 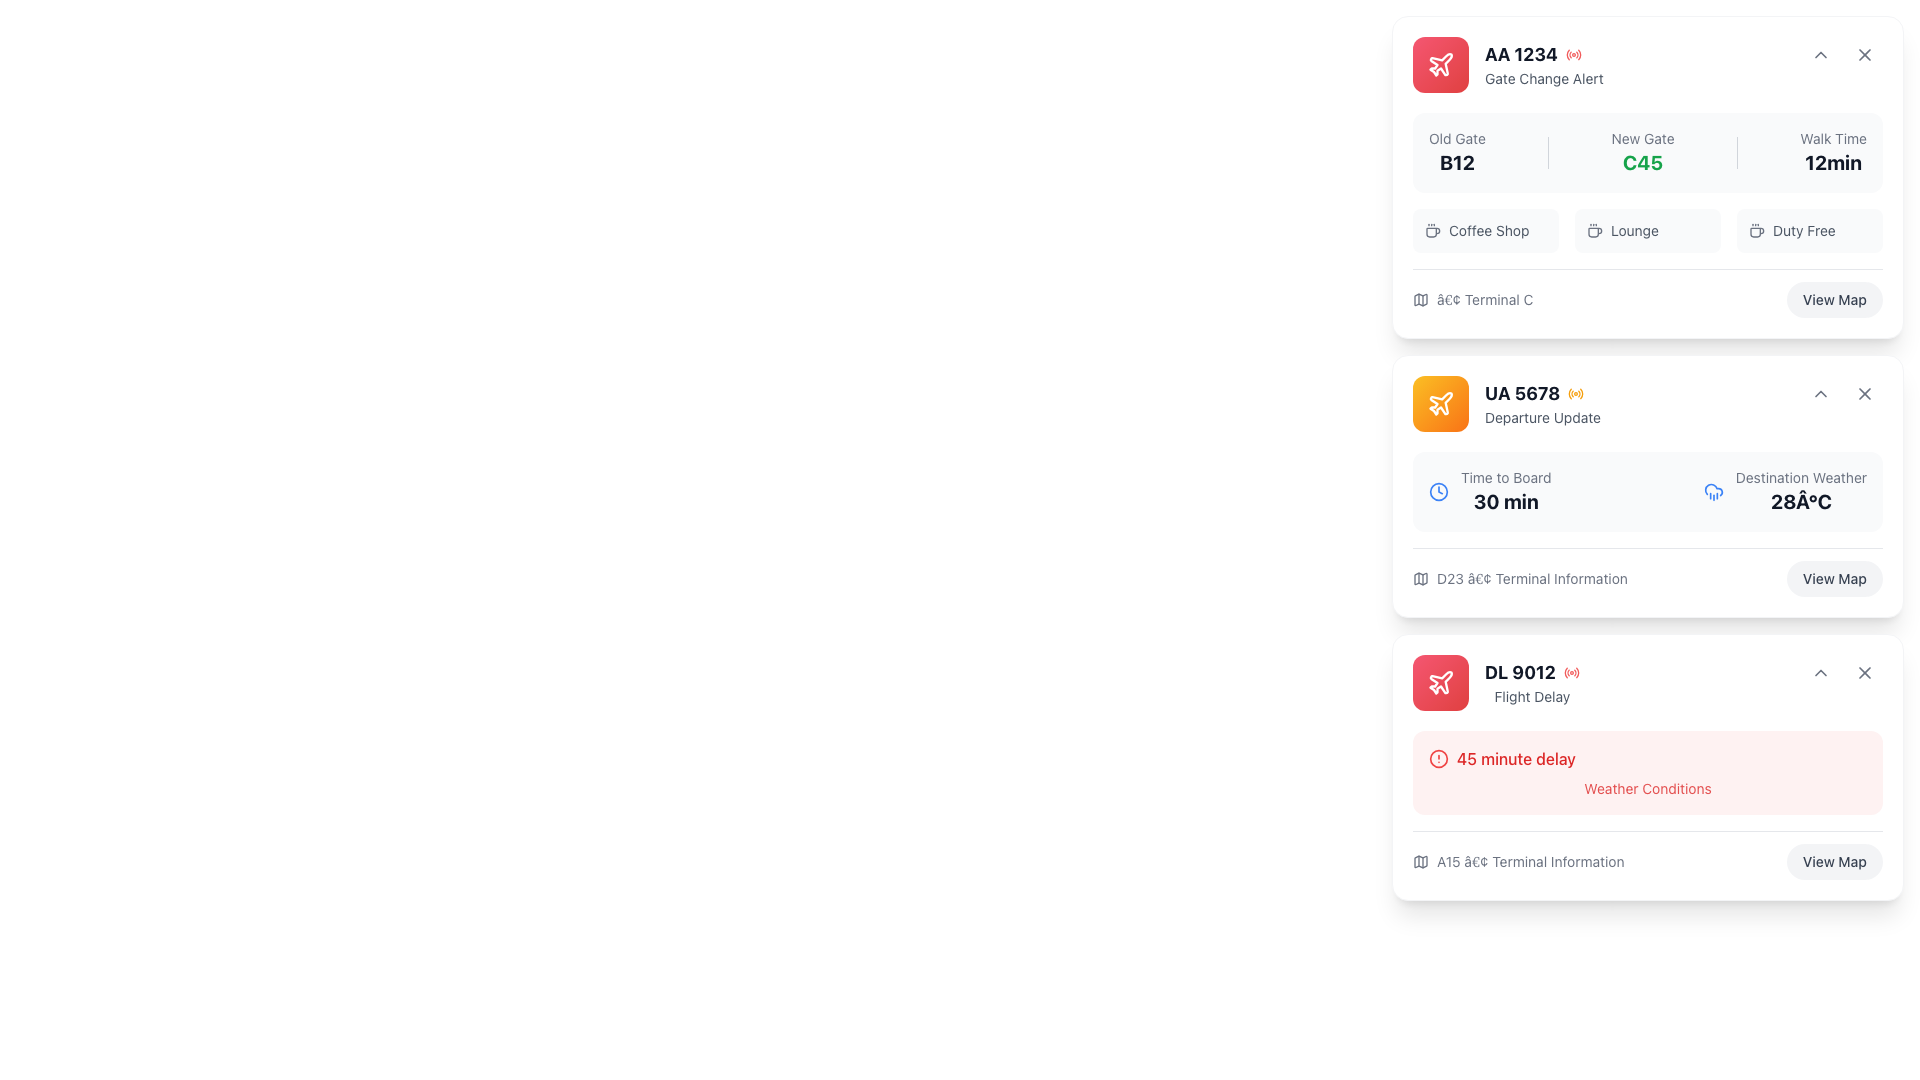 I want to click on the informational UI component displaying 'Time to Board' with a clock icon, which is centrally located in the second card from the top in the right column, so click(x=1490, y=492).